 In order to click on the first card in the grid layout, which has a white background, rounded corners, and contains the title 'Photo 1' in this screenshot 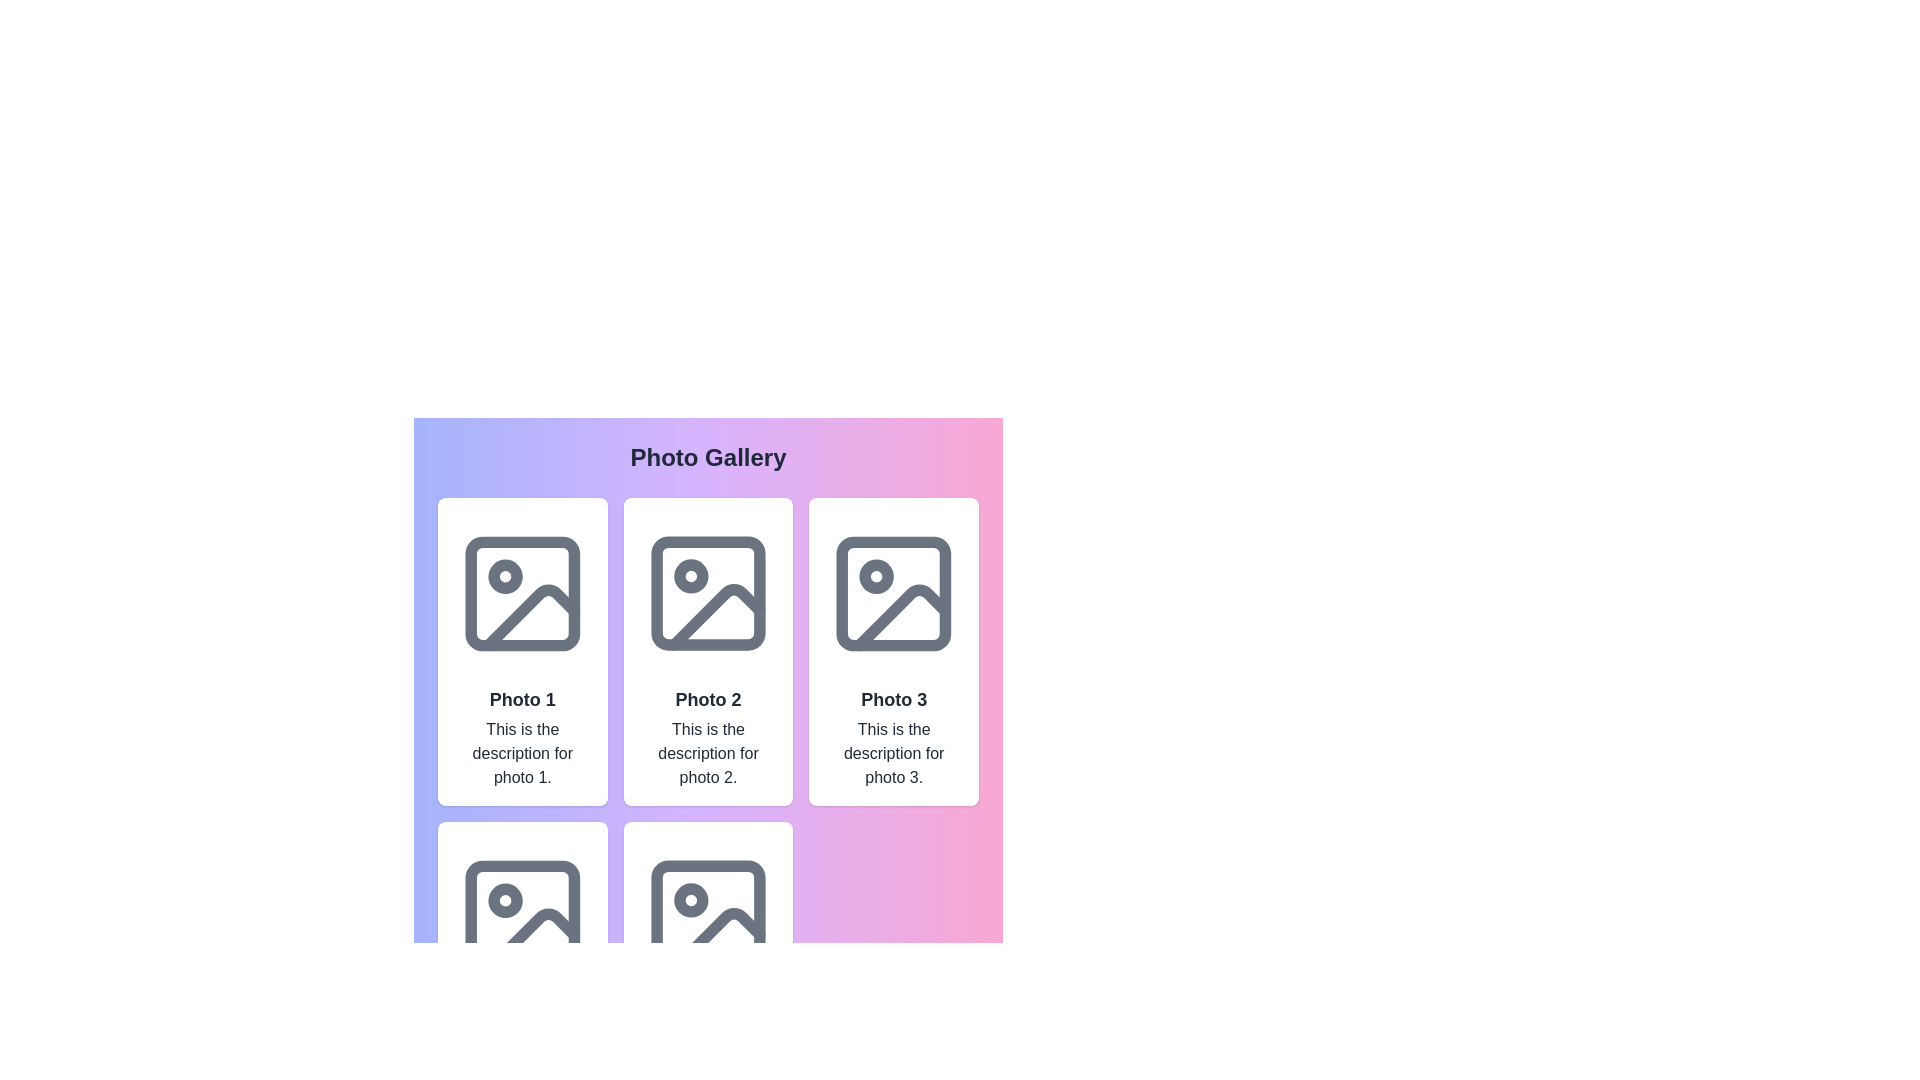, I will do `click(522, 651)`.